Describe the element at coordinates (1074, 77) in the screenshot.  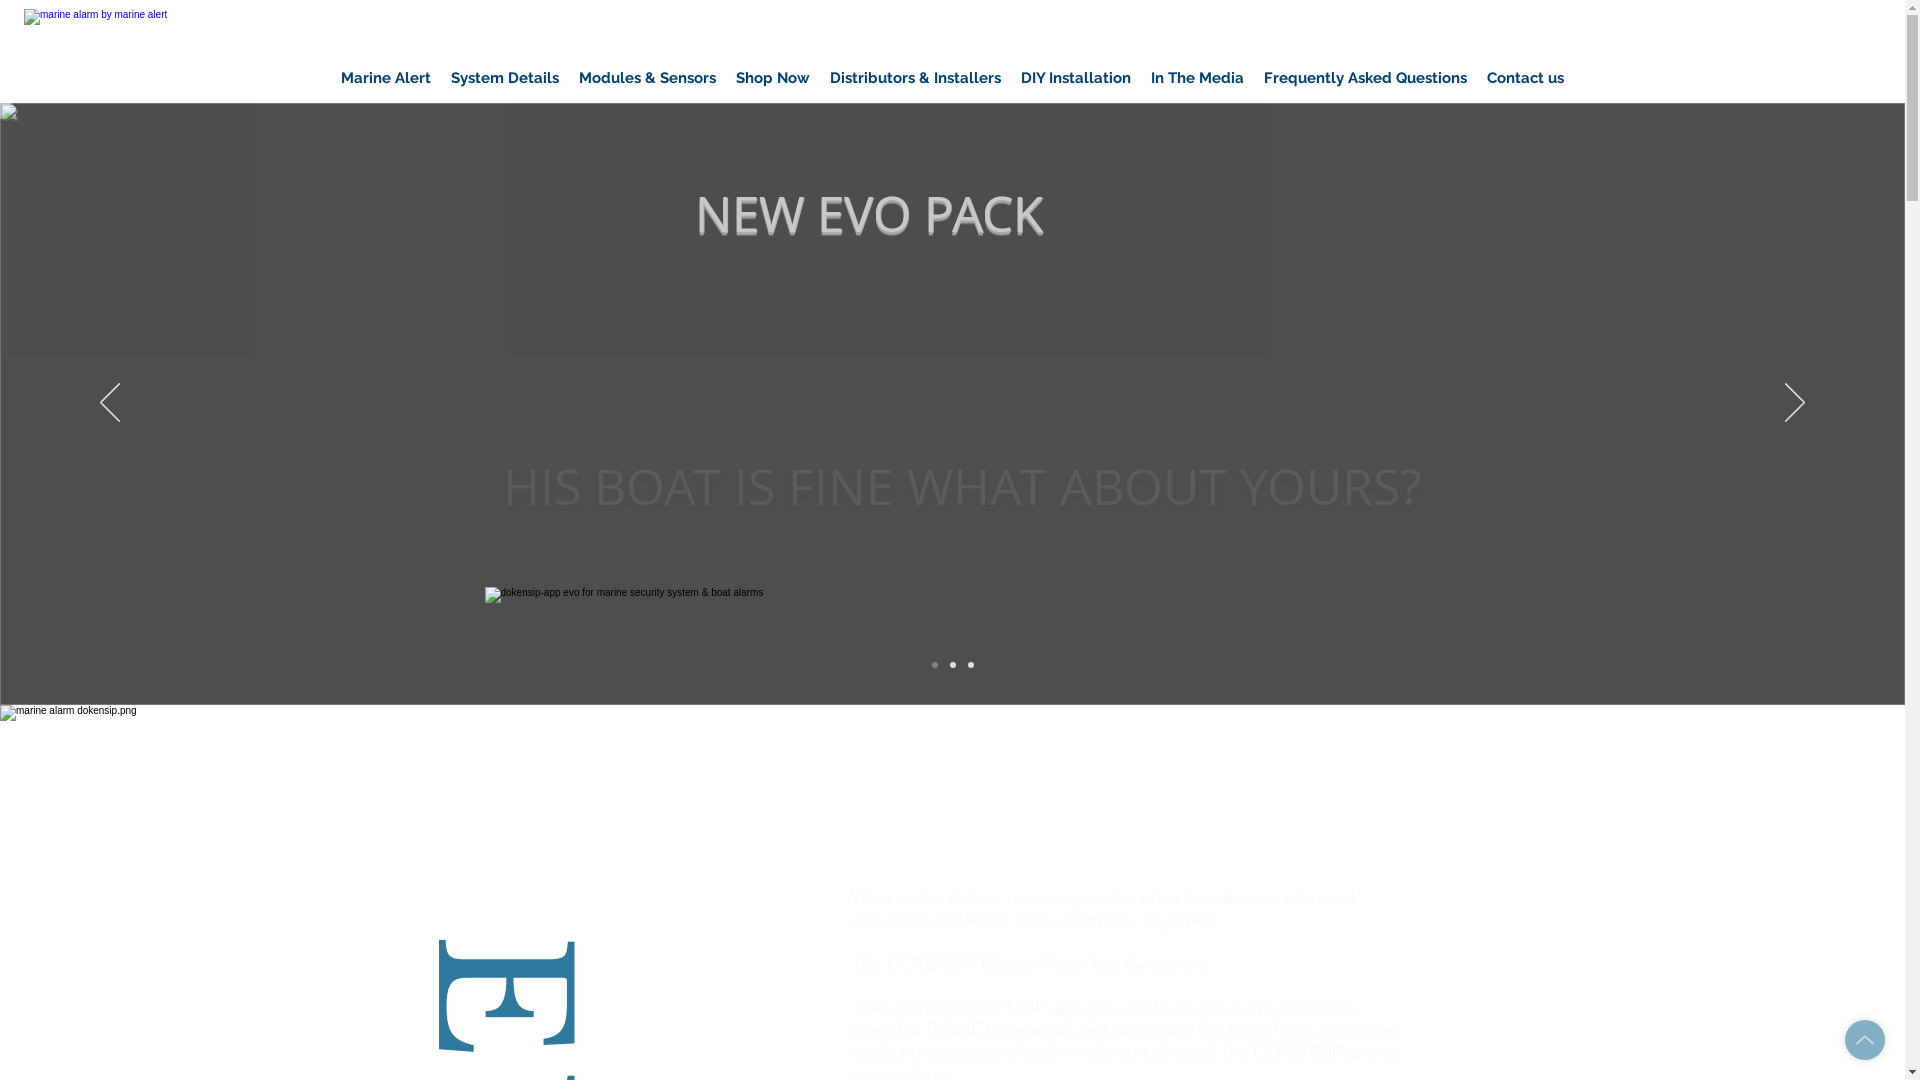
I see `'DIY Installation'` at that location.